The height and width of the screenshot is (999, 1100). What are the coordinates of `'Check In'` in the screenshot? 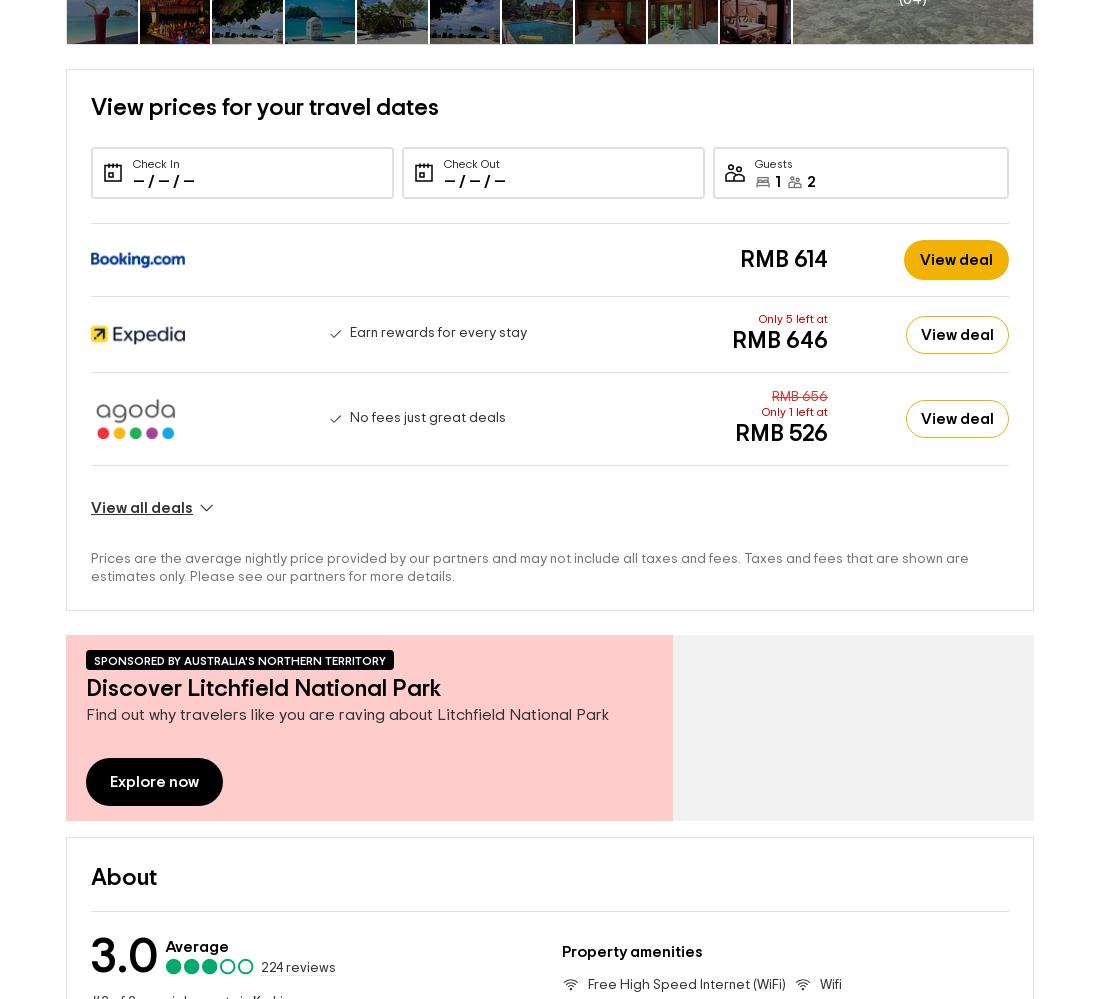 It's located at (155, 131).